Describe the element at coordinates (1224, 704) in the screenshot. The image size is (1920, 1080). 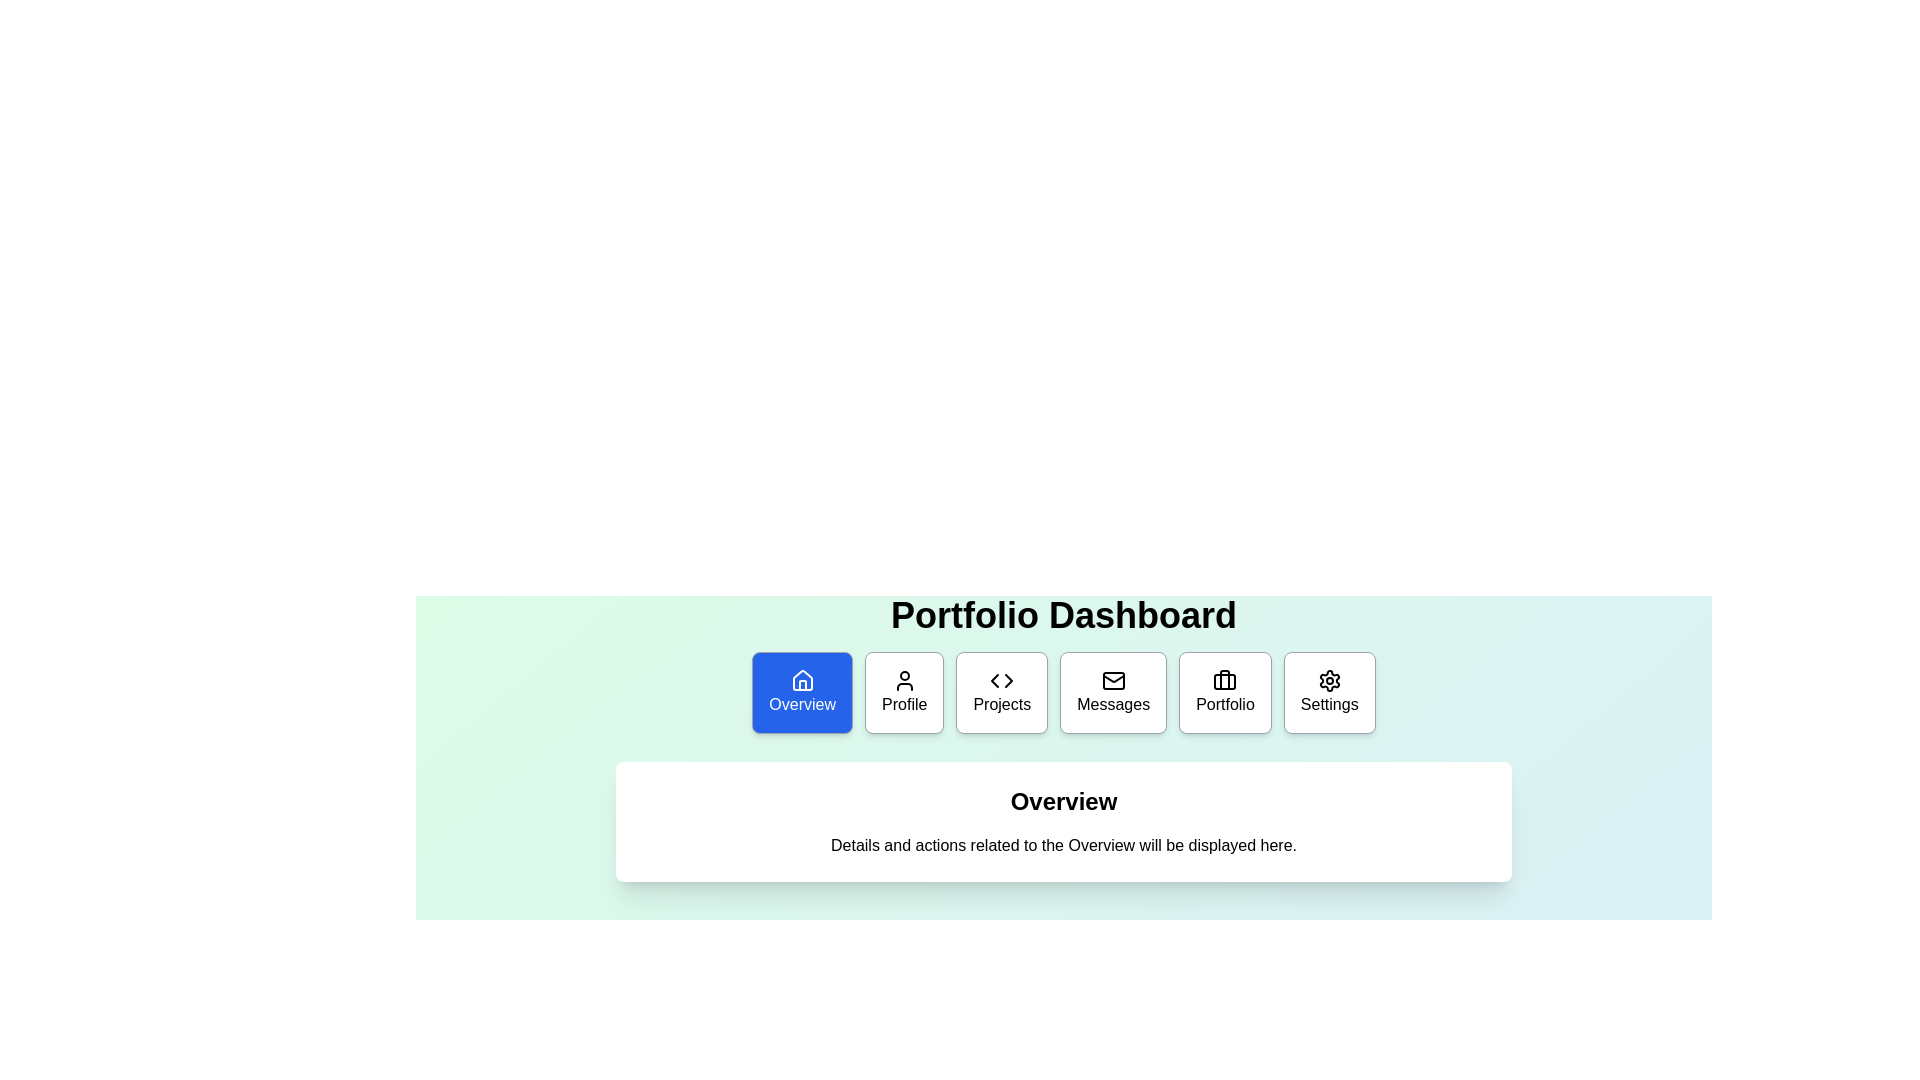
I see `text label located at the bottom-center of the navigation section associated with 'Portfolio', which is positioned below a briefcase icon` at that location.